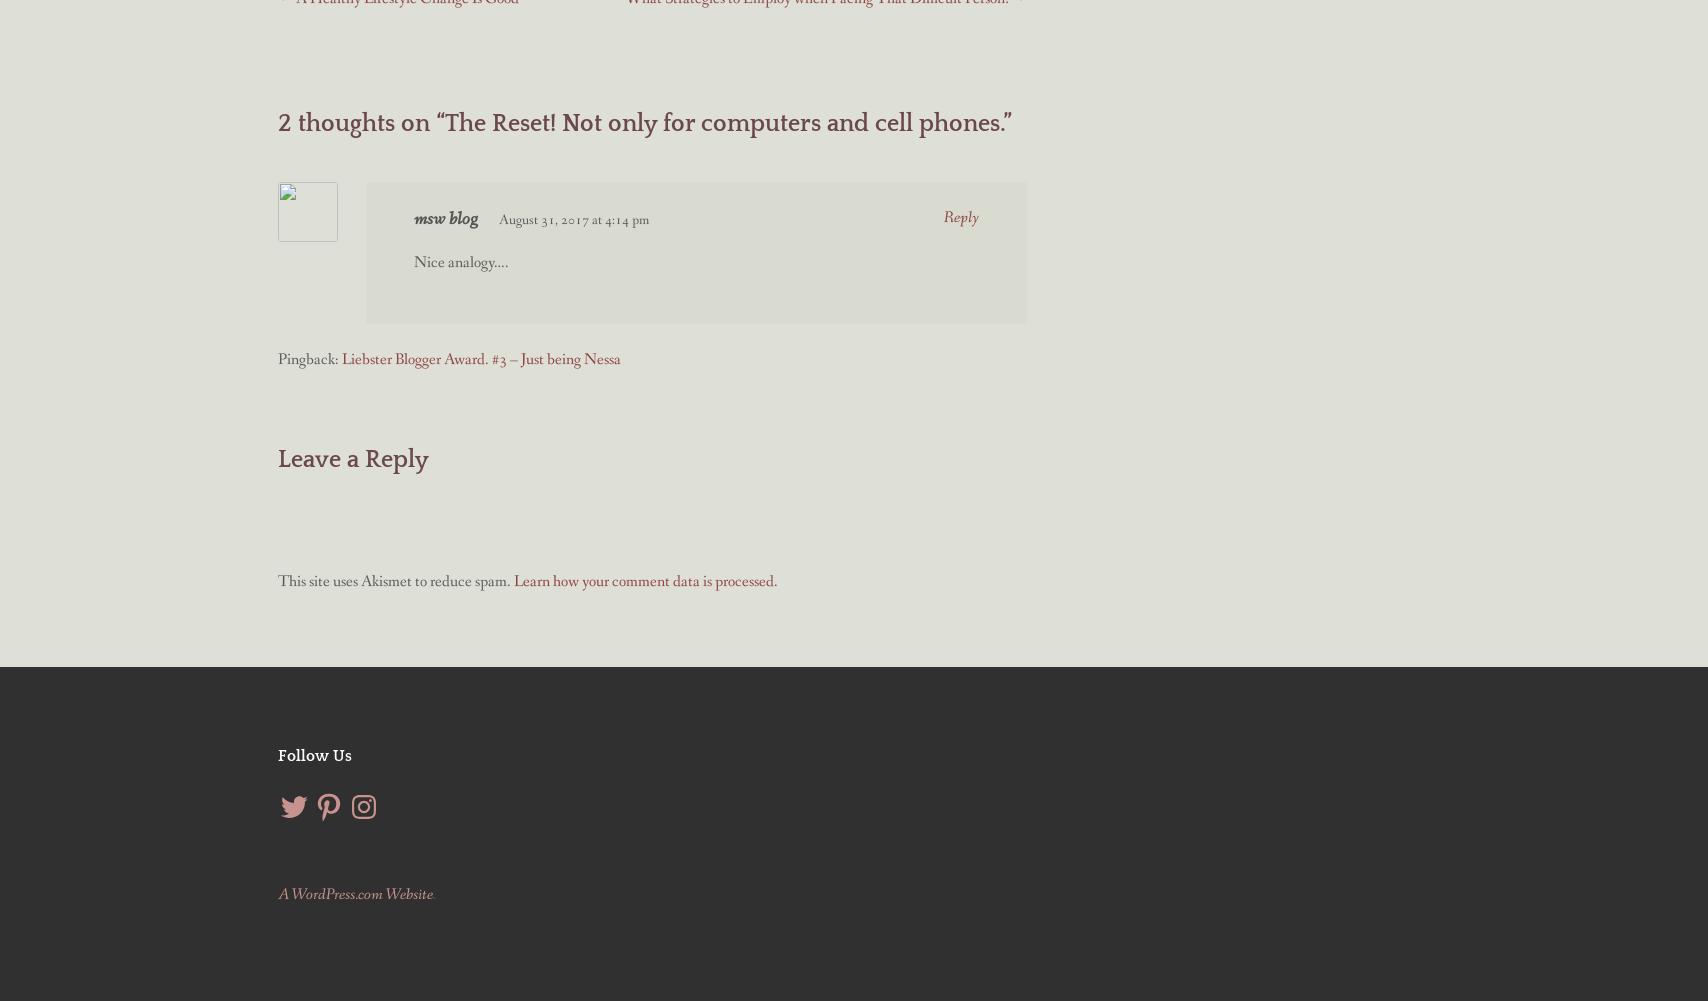 Image resolution: width=1708 pixels, height=1001 pixels. What do you see at coordinates (341, 358) in the screenshot?
I see `'Liebster Blogger Award. #3 – Just being Nessa'` at bounding box center [341, 358].